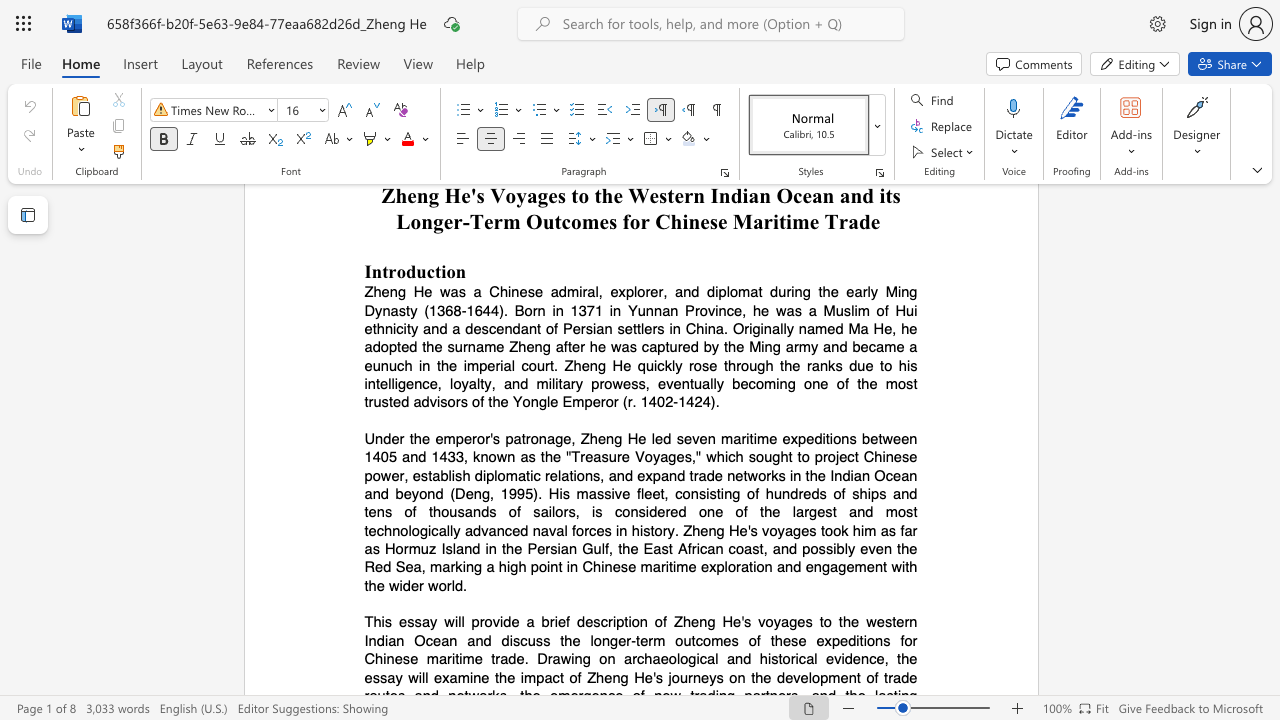 Image resolution: width=1280 pixels, height=720 pixels. What do you see at coordinates (433, 271) in the screenshot?
I see `the subset text "ti" within the text "Introduction"` at bounding box center [433, 271].